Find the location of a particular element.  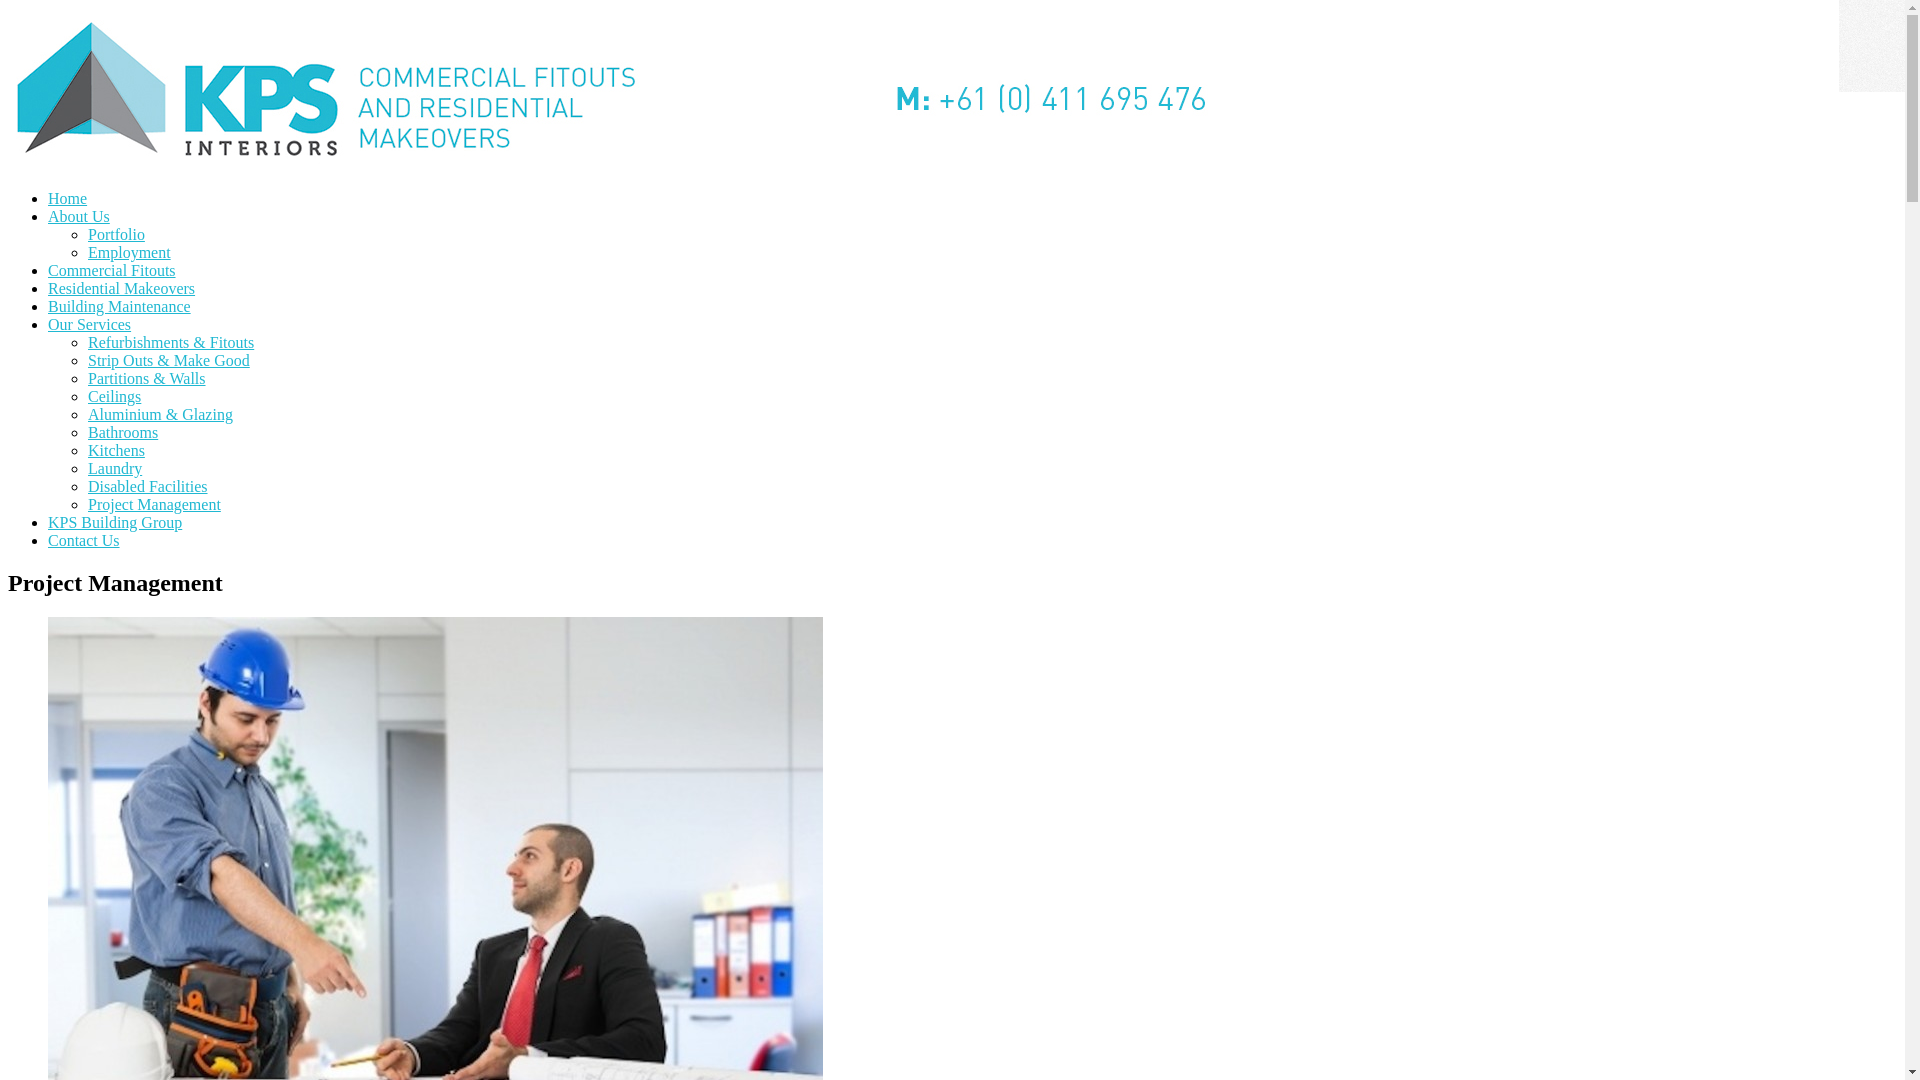

'Laundry' is located at coordinates (114, 468).